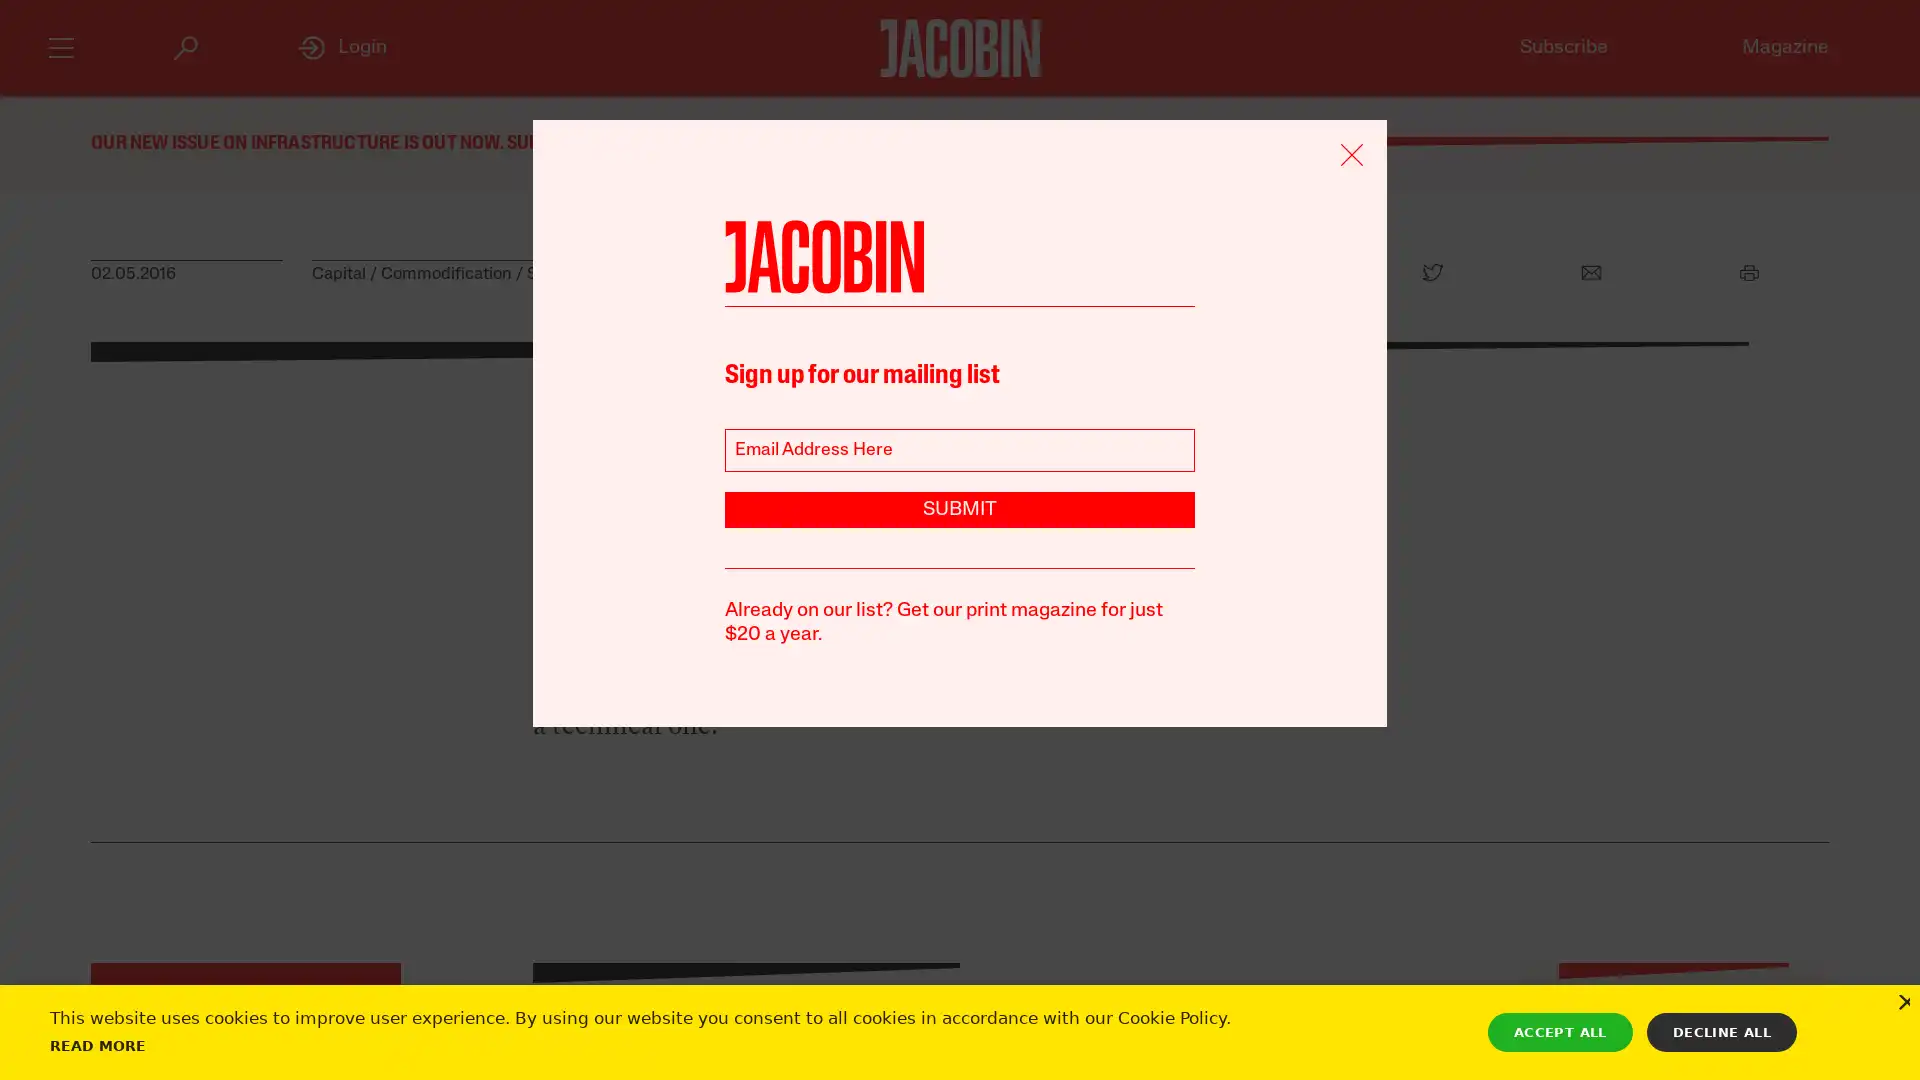 The height and width of the screenshot is (1080, 1920). Describe the element at coordinates (958, 508) in the screenshot. I see `SUBMIT` at that location.